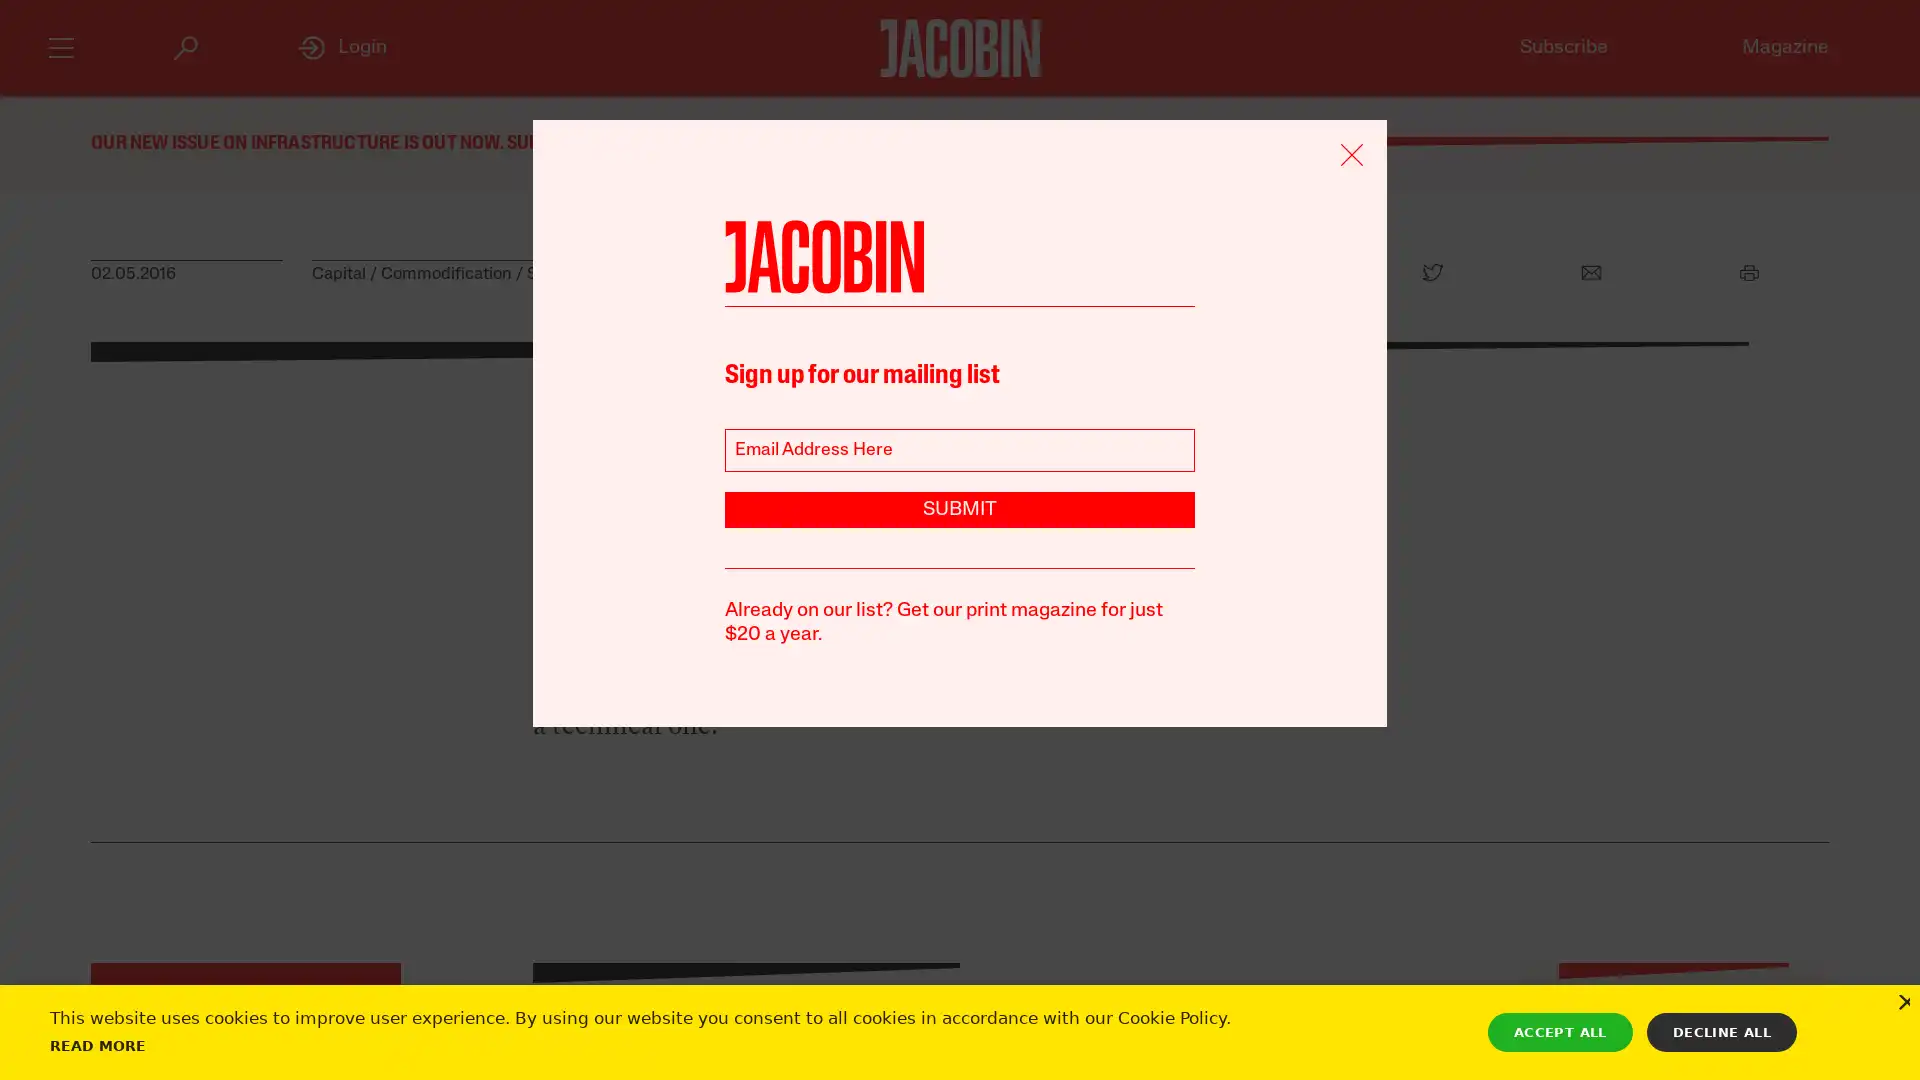 The height and width of the screenshot is (1080, 1920). Describe the element at coordinates (958, 508) in the screenshot. I see `SUBMIT` at that location.